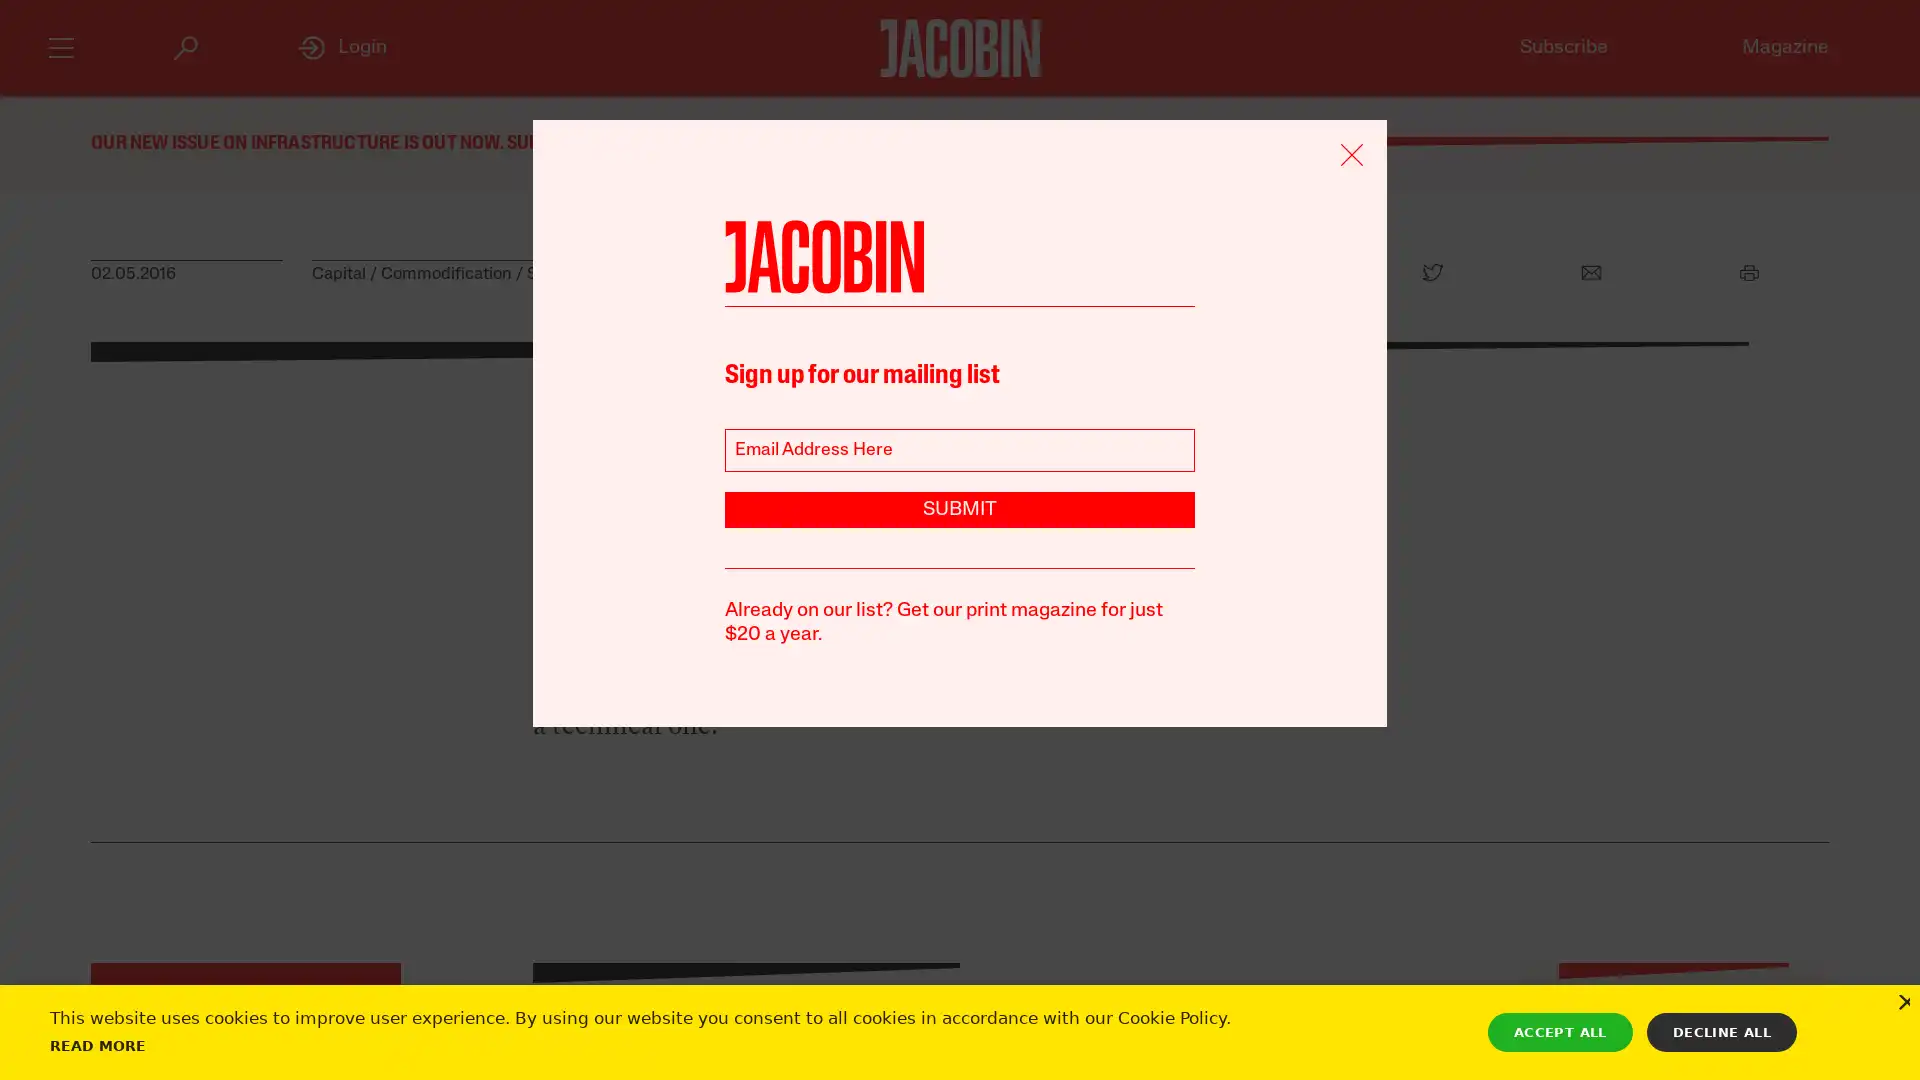 The height and width of the screenshot is (1080, 1920). Describe the element at coordinates (958, 508) in the screenshot. I see `SUBMIT` at that location.